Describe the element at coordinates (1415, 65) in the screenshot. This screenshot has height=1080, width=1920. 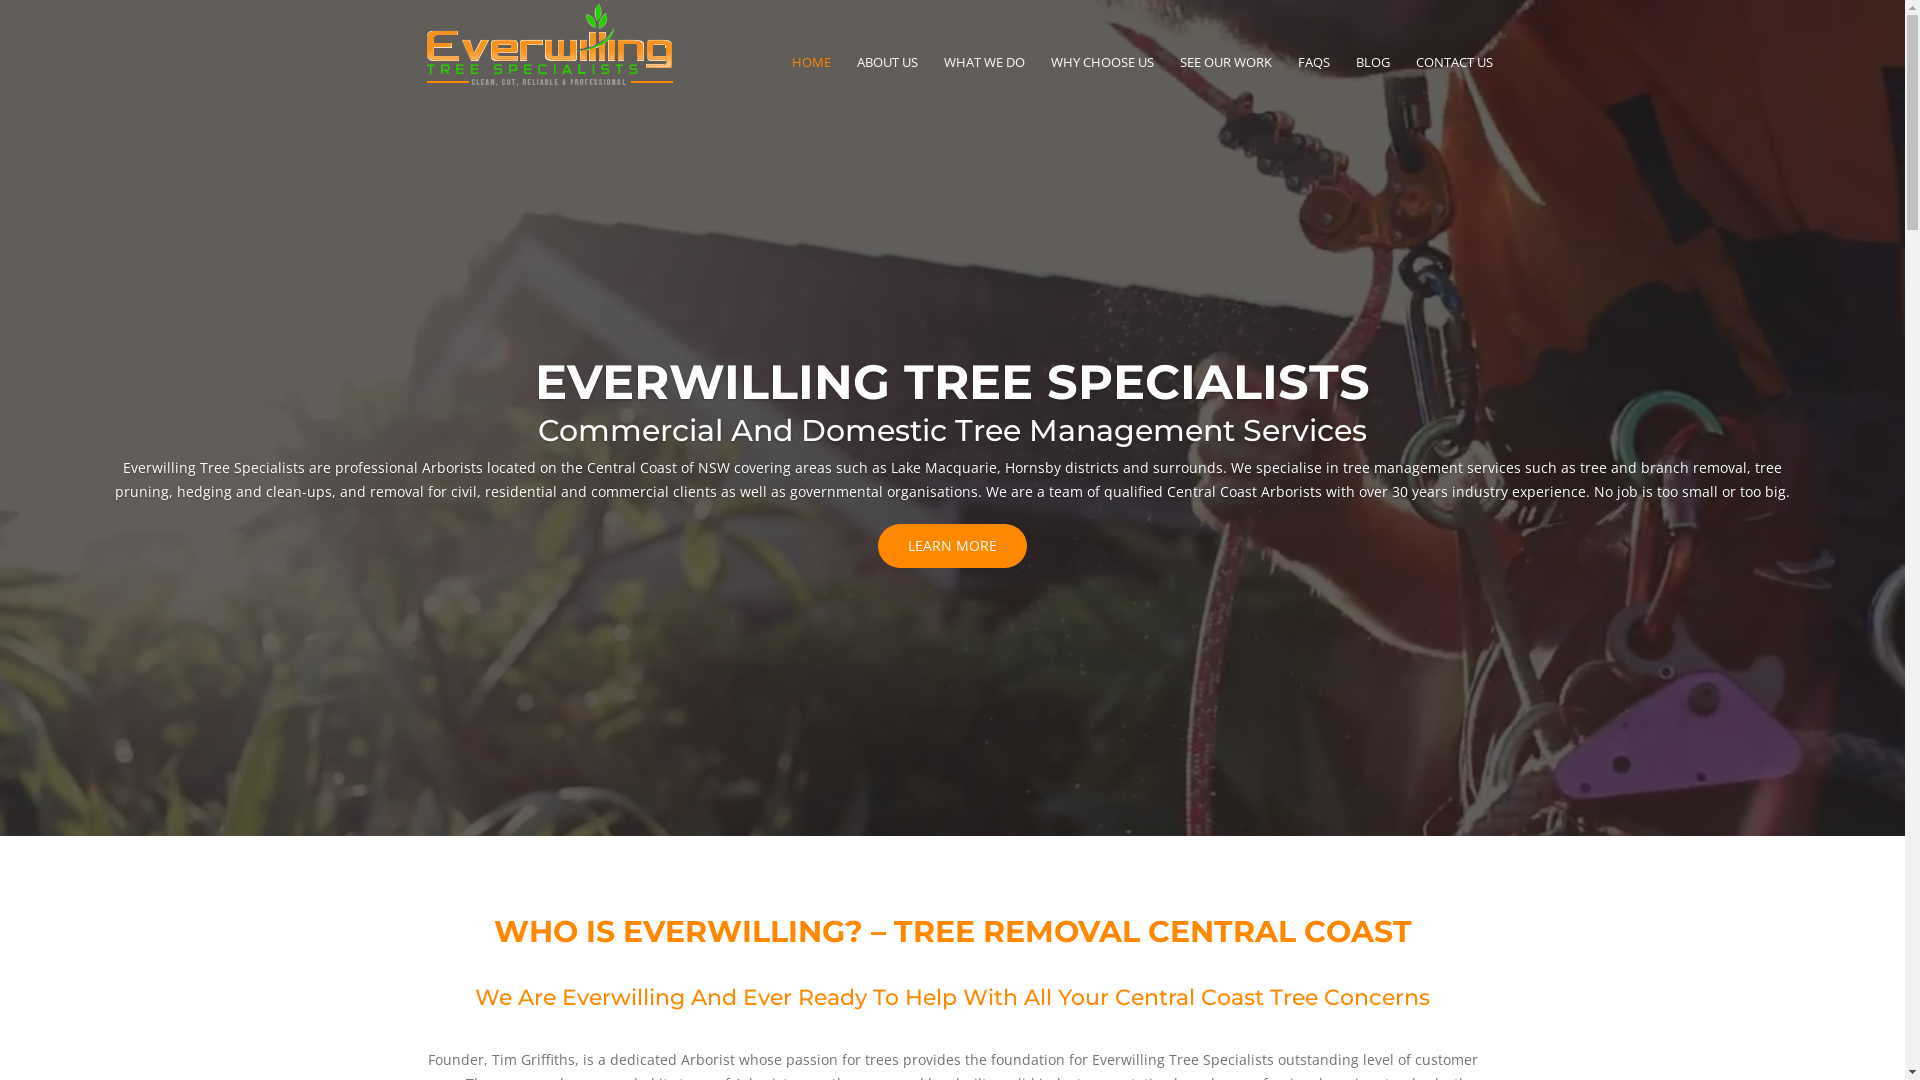
I see `'CONTACT US'` at that location.